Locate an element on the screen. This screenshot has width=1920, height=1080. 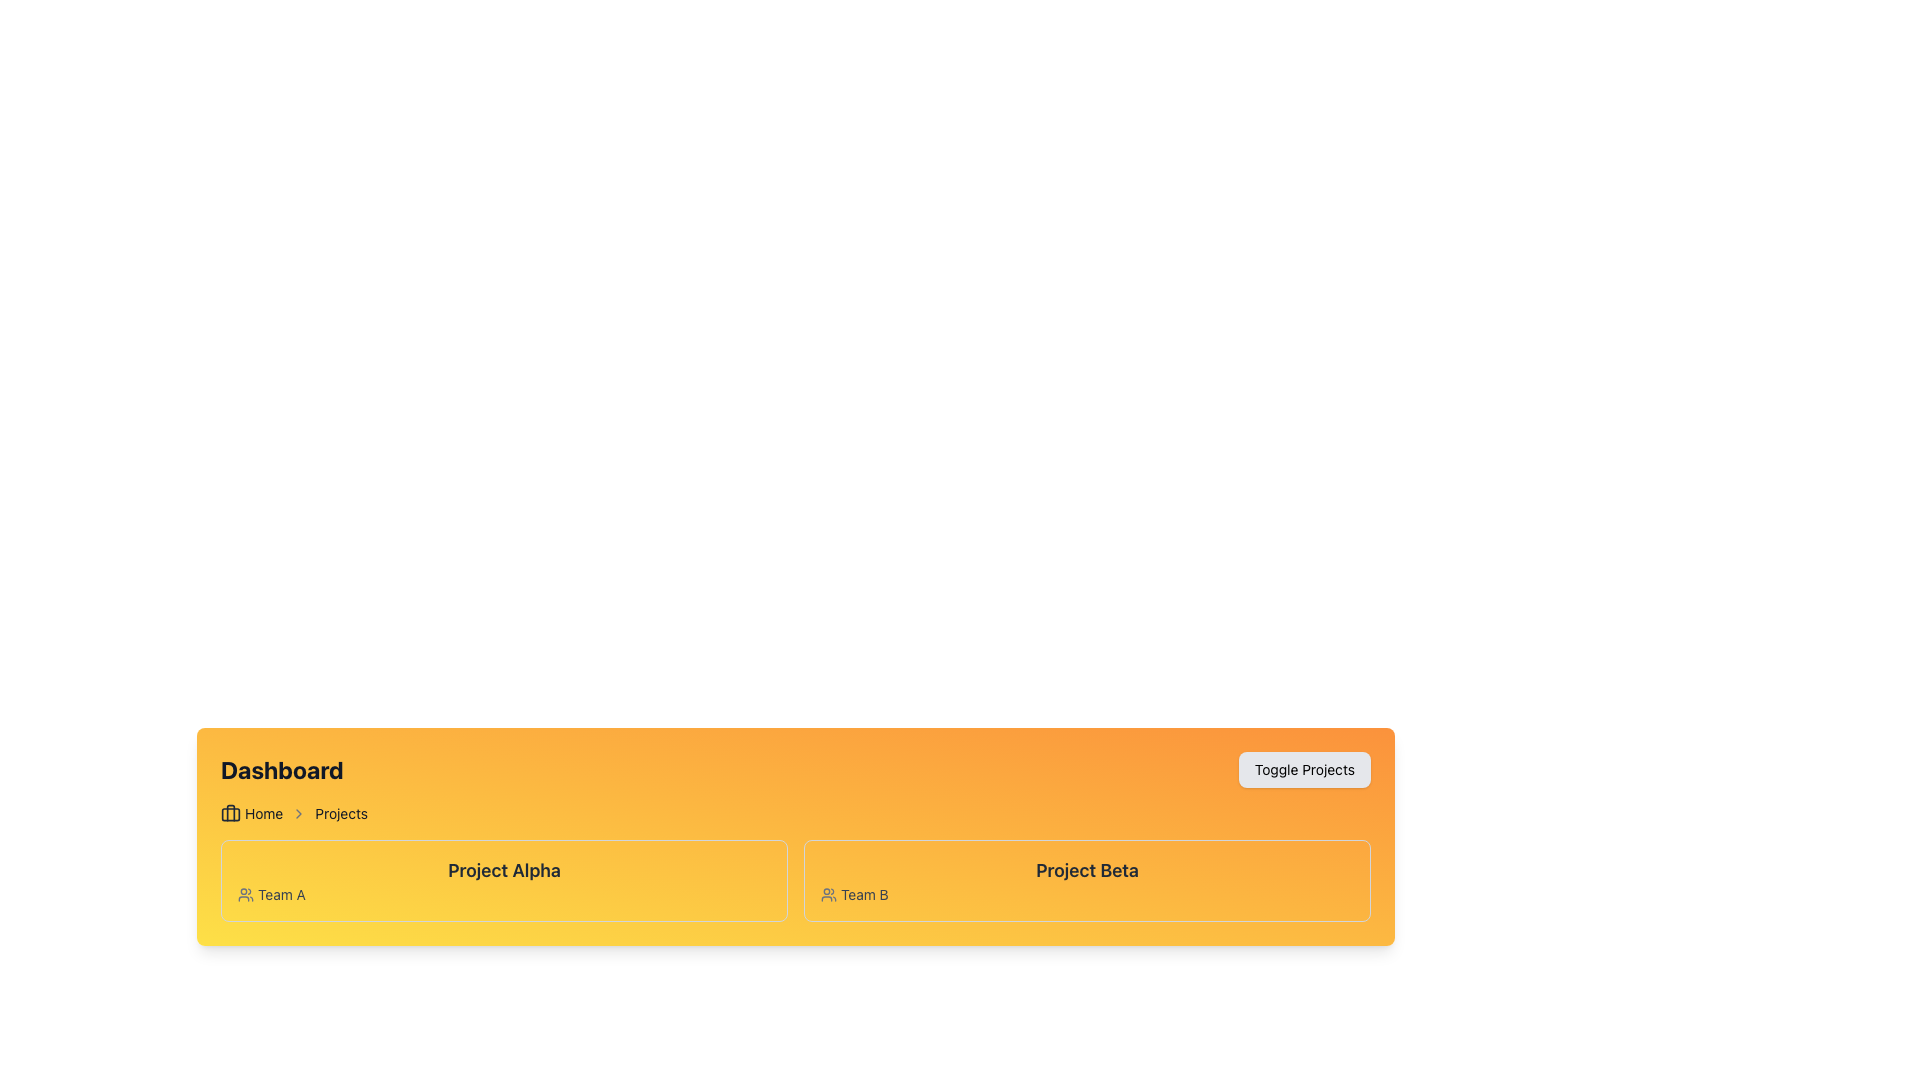
the 'Home' text label in the breadcrumb navigation bar, which indicates the user's current location within the application is located at coordinates (251, 813).